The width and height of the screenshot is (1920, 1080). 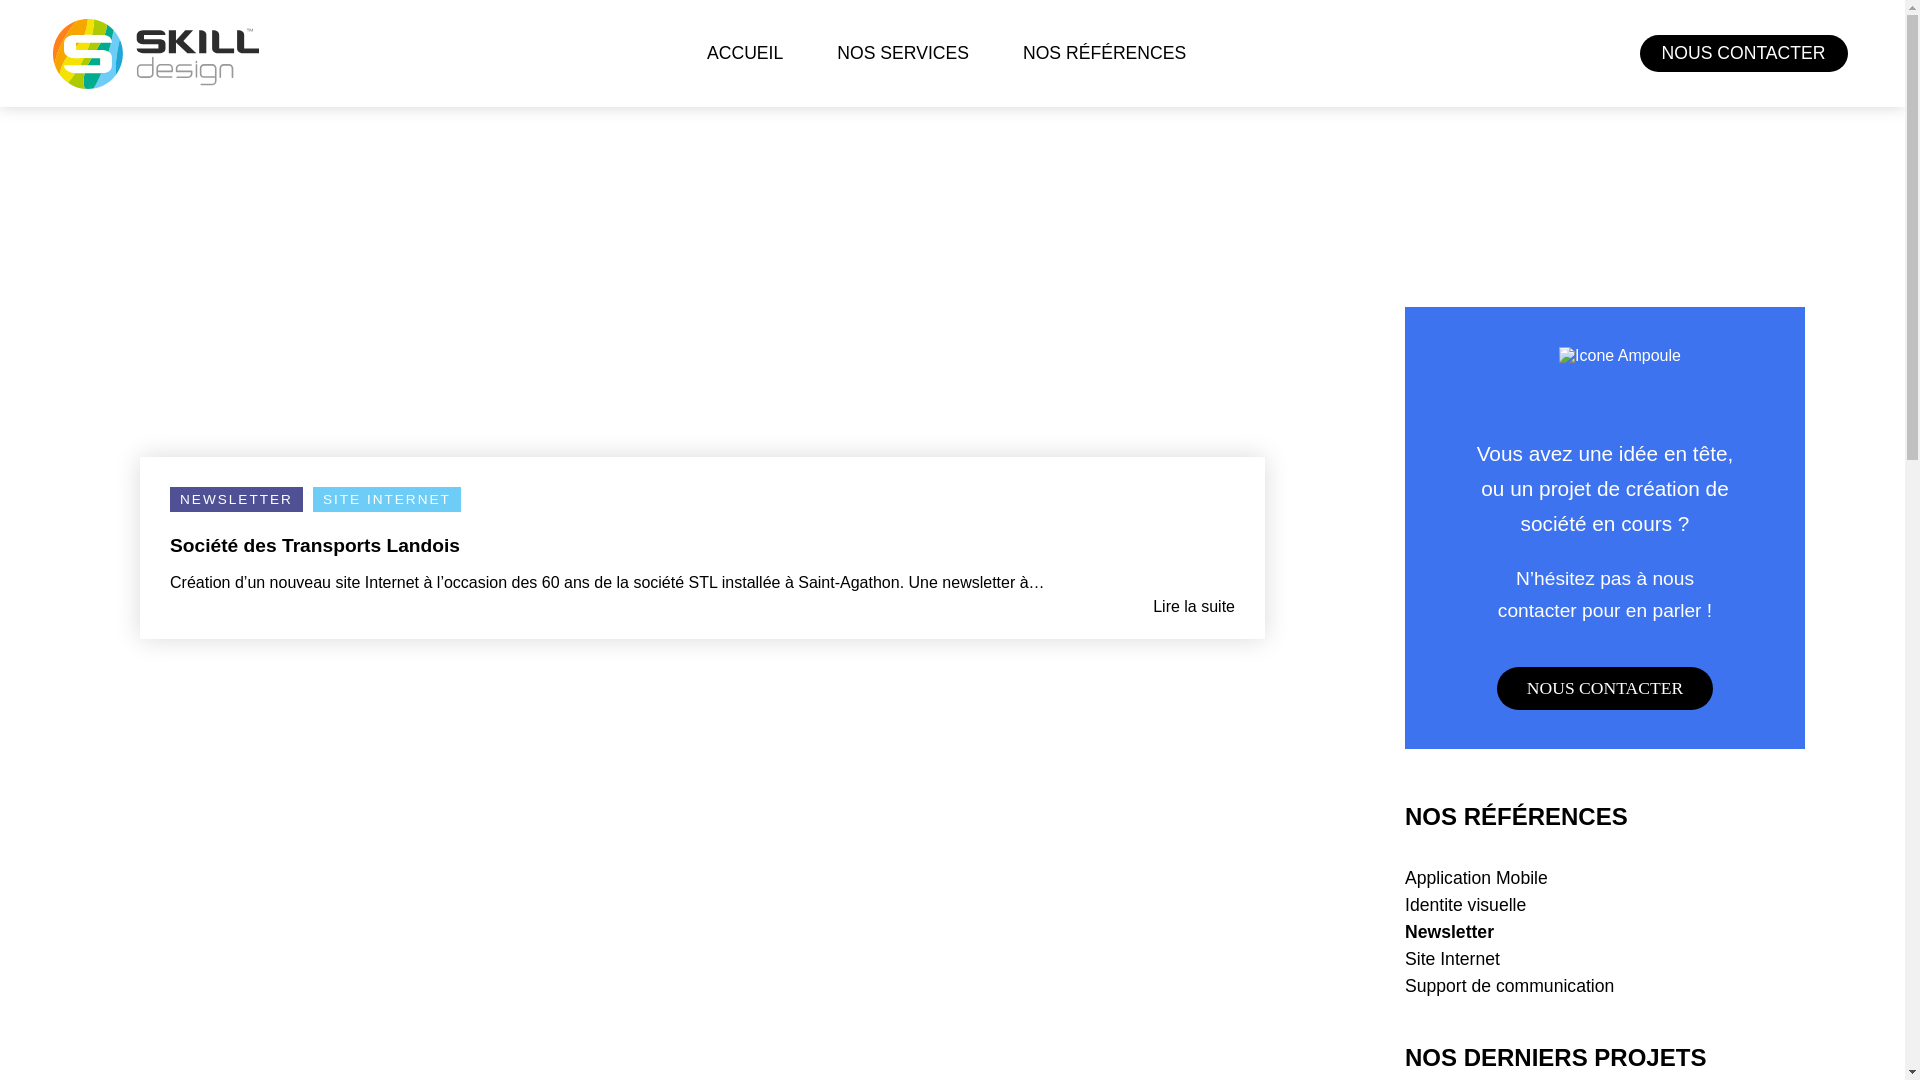 What do you see at coordinates (1404, 877) in the screenshot?
I see `'Application Mobile'` at bounding box center [1404, 877].